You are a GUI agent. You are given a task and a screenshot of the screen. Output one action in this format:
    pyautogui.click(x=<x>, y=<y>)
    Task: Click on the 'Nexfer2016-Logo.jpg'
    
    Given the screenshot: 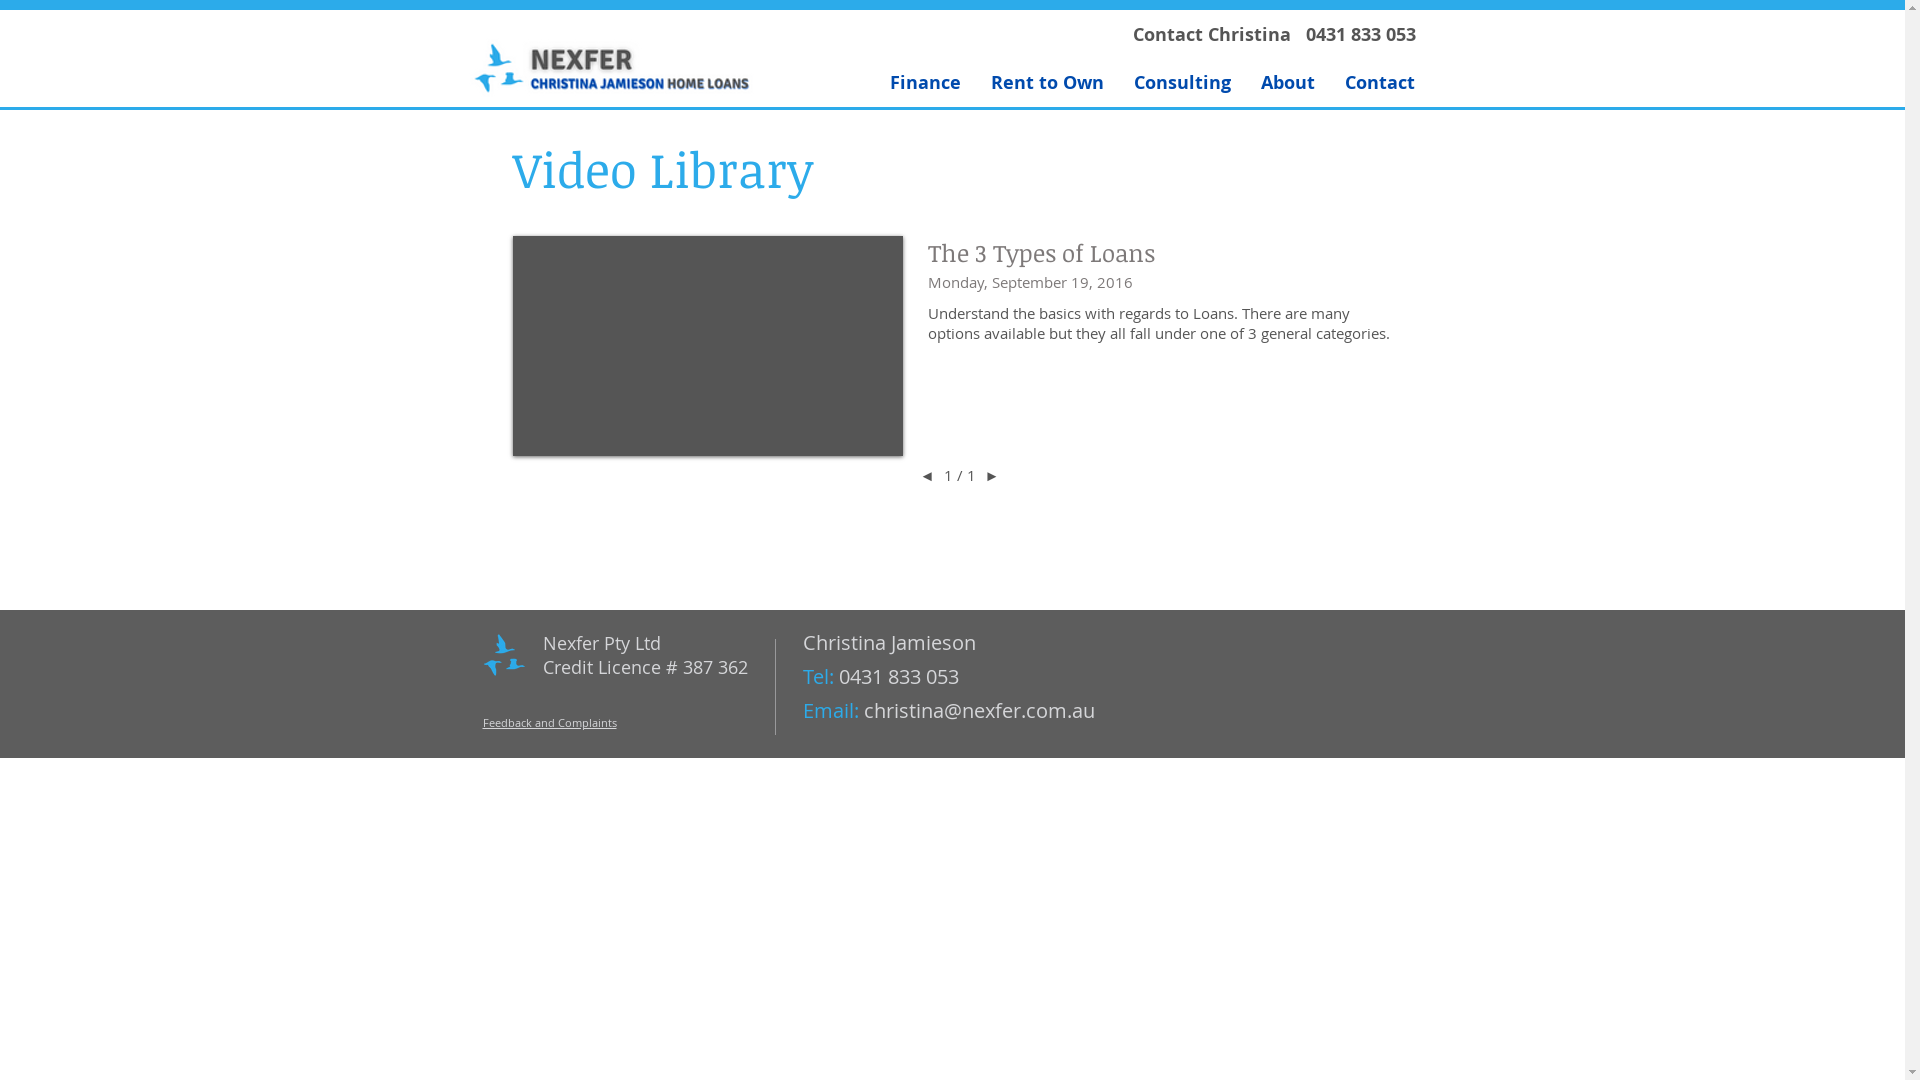 What is the action you would take?
    pyautogui.click(x=610, y=65)
    